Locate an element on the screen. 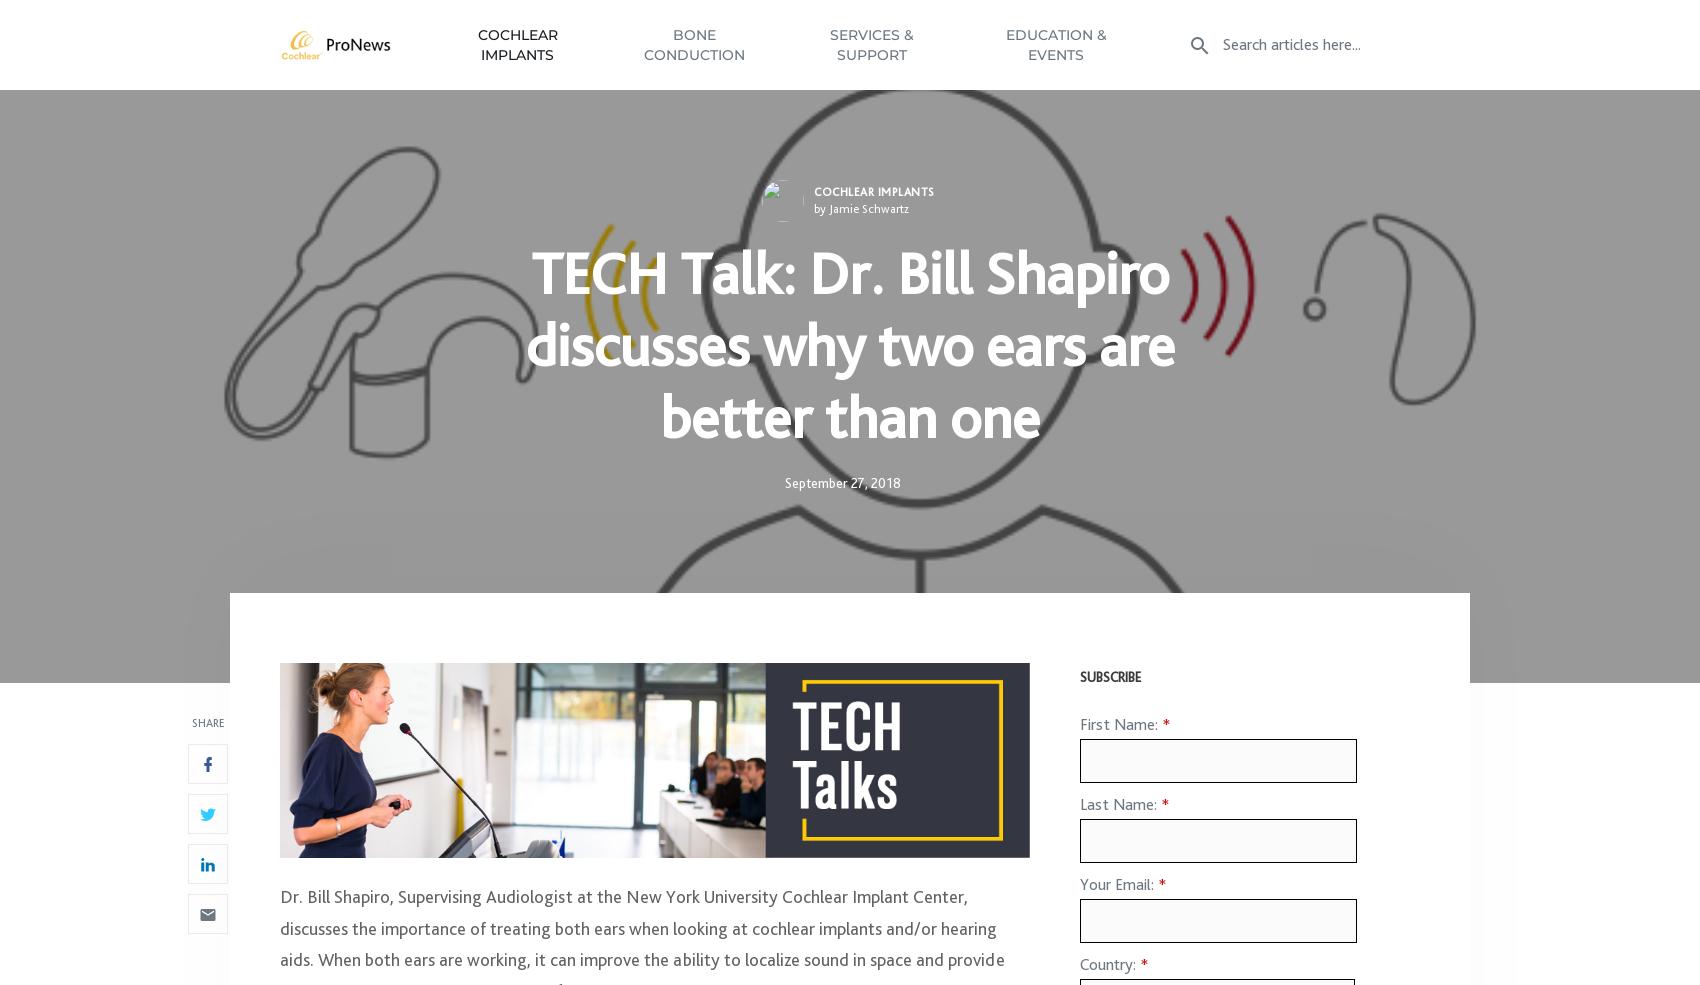  'Services & Support' is located at coordinates (871, 49).